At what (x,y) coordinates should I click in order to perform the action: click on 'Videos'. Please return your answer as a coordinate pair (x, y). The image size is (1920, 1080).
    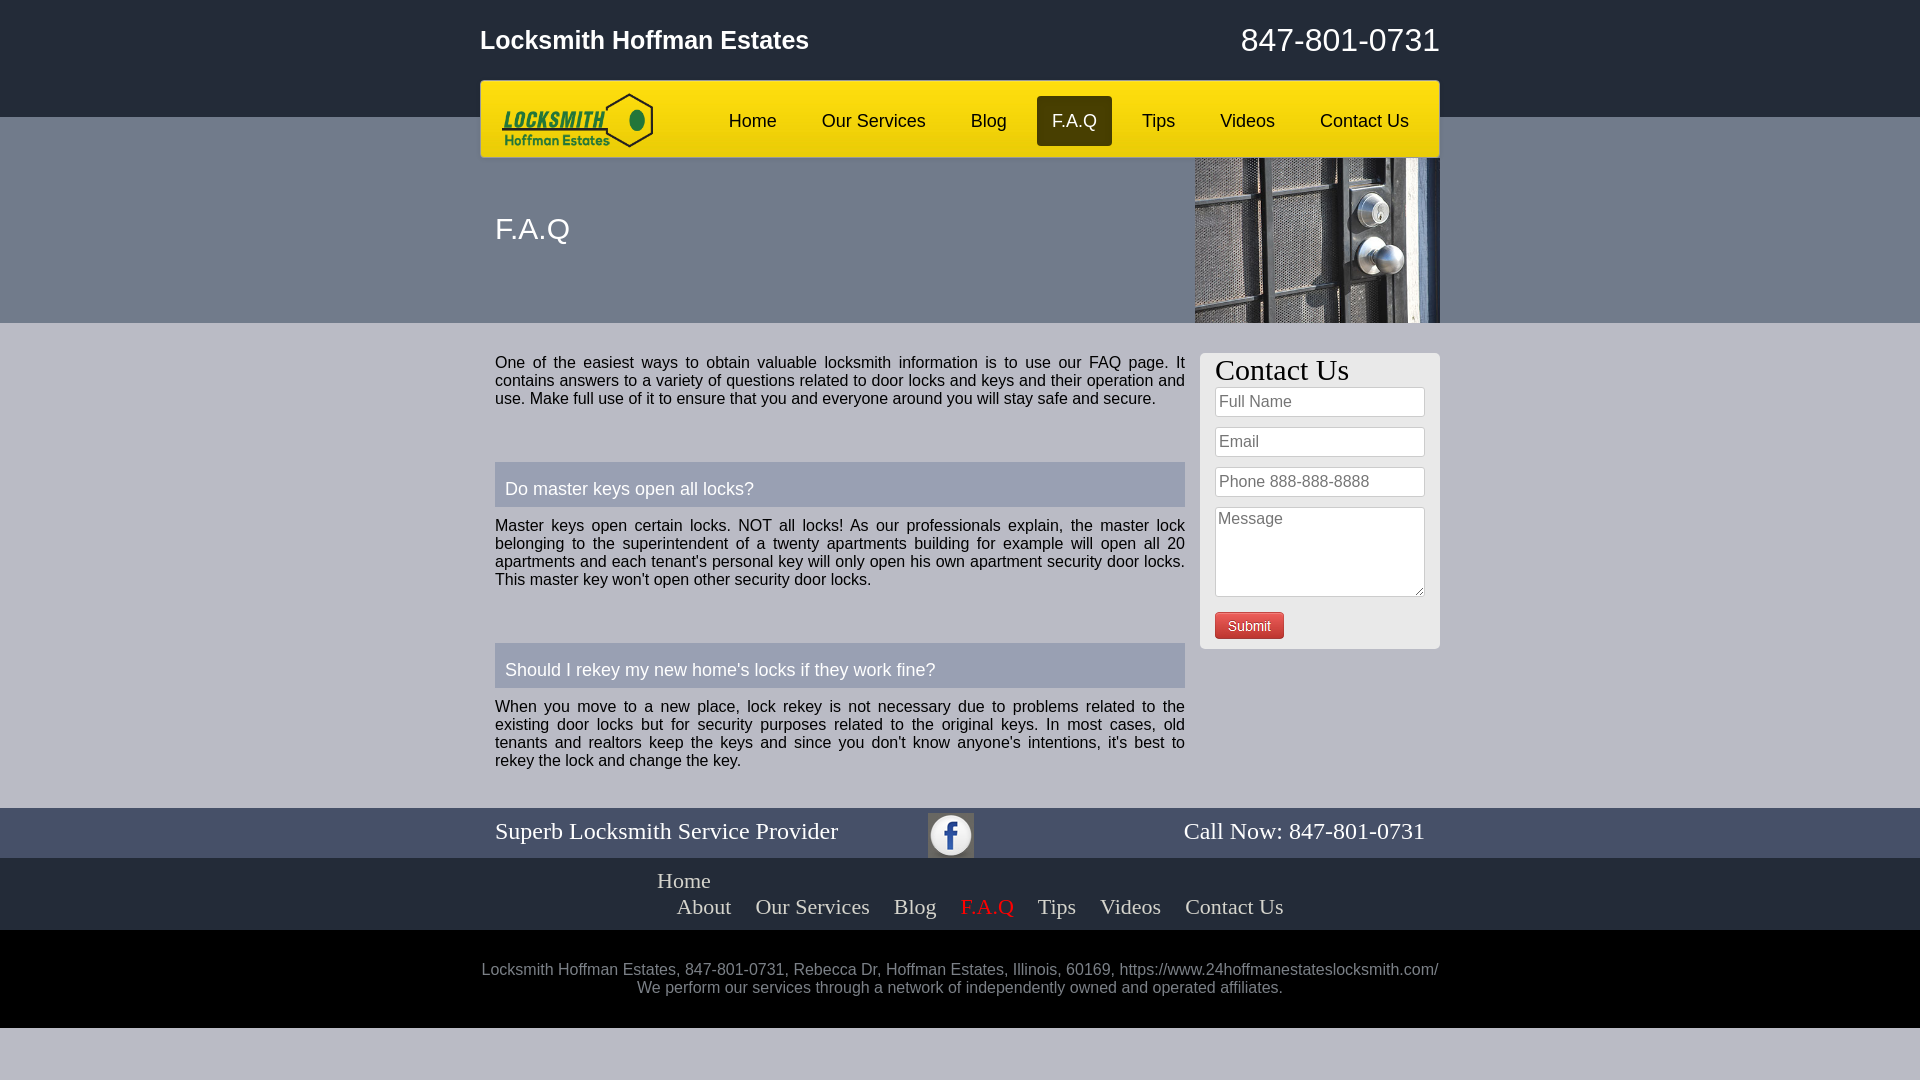
    Looking at the image, I should click on (1130, 906).